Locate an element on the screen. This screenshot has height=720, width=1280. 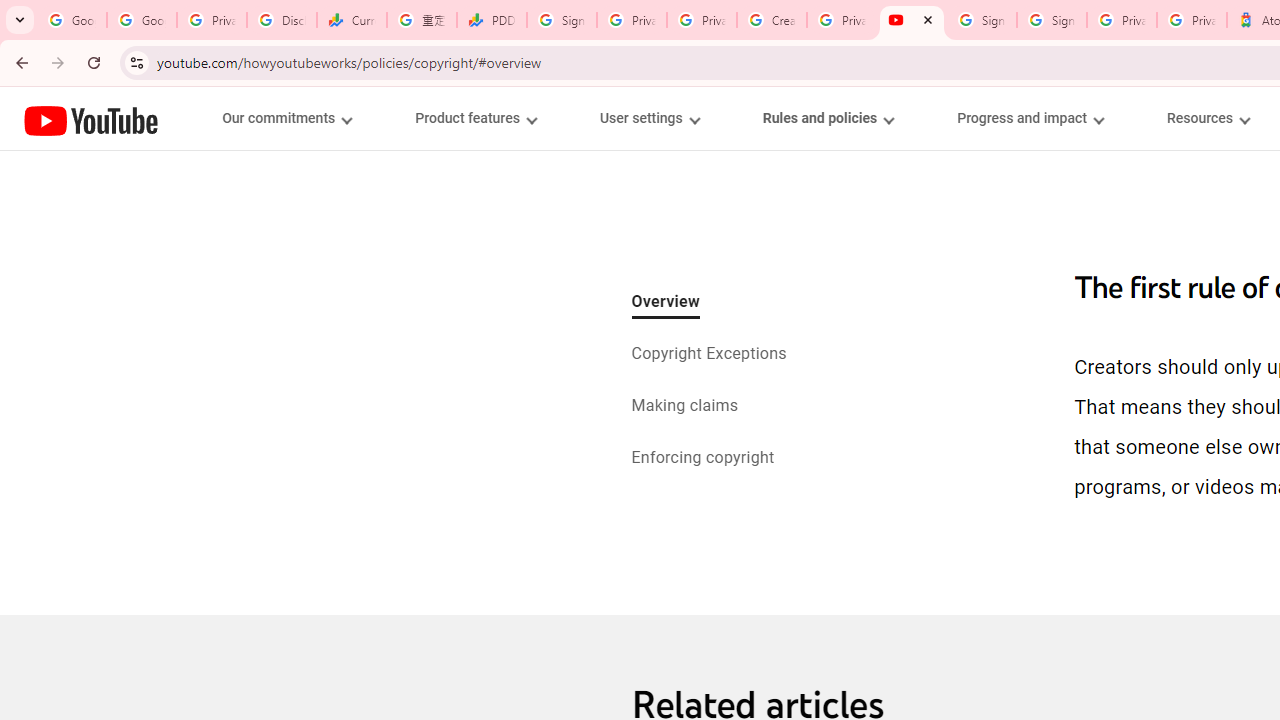
'Resources menupopup' is located at coordinates (1207, 118).